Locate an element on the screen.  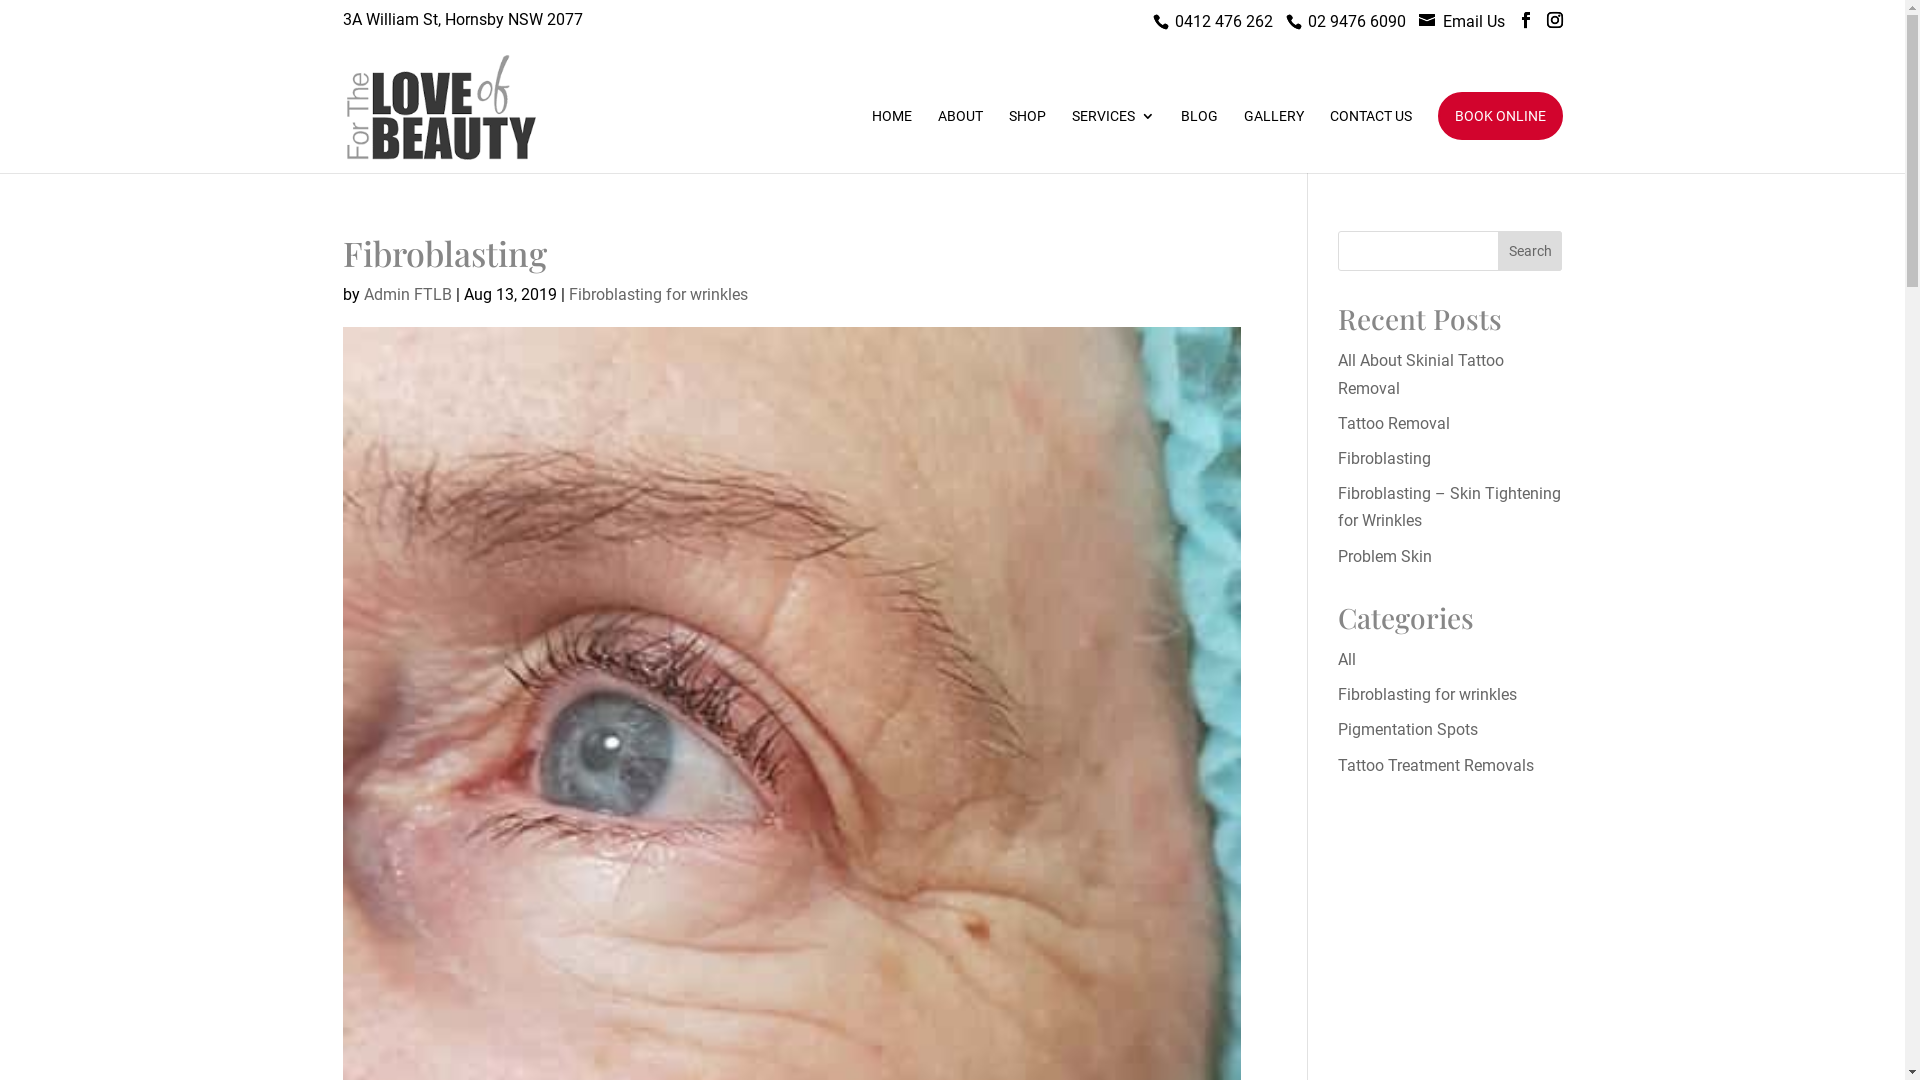
'Email Us' is located at coordinates (1473, 21).